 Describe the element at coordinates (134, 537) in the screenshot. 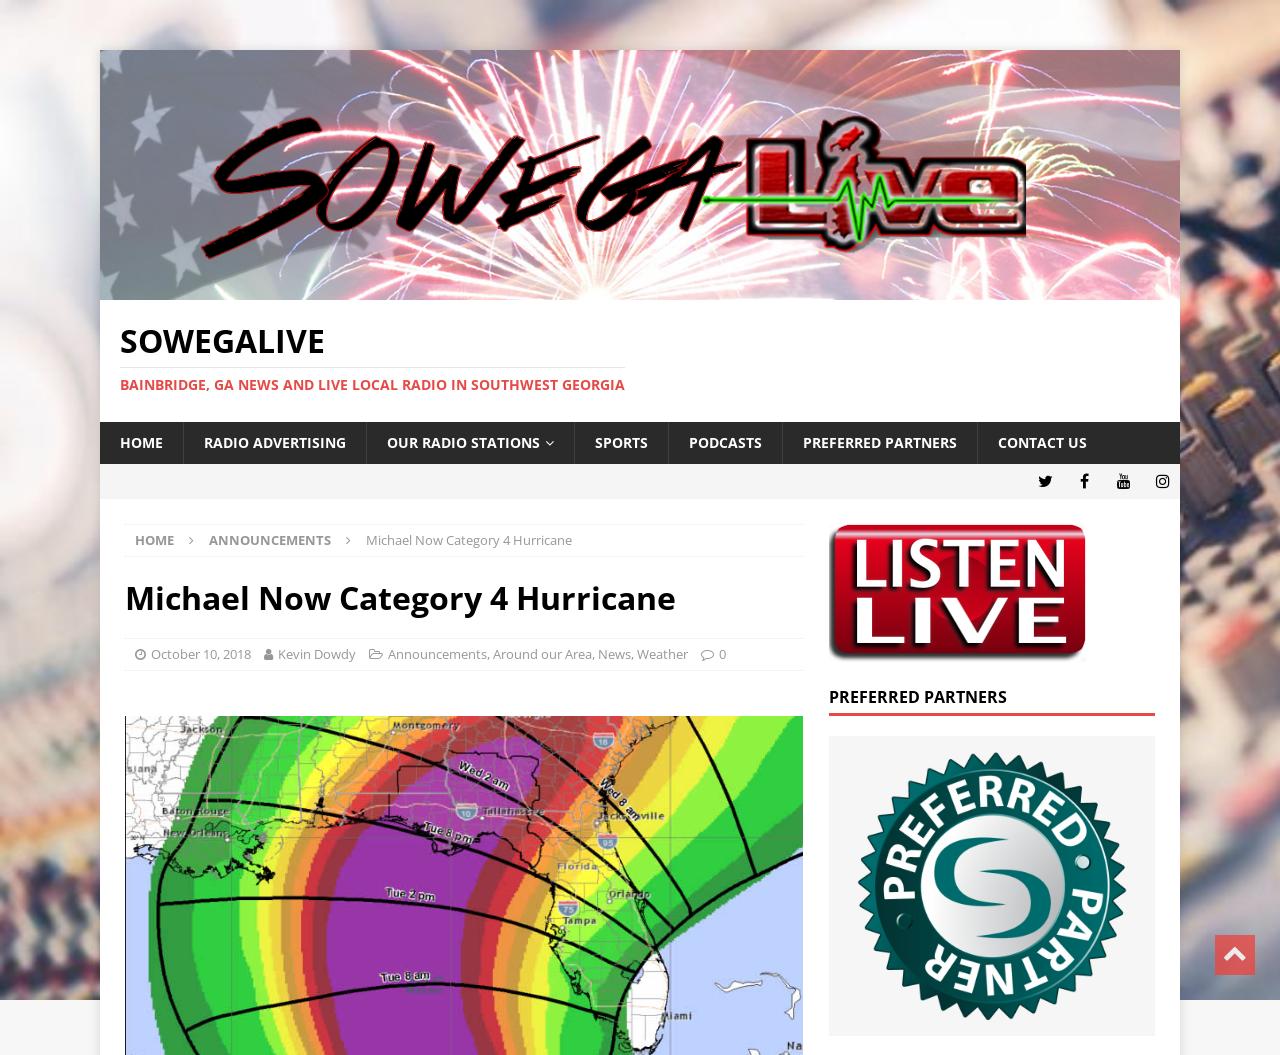

I see `'Home'` at that location.